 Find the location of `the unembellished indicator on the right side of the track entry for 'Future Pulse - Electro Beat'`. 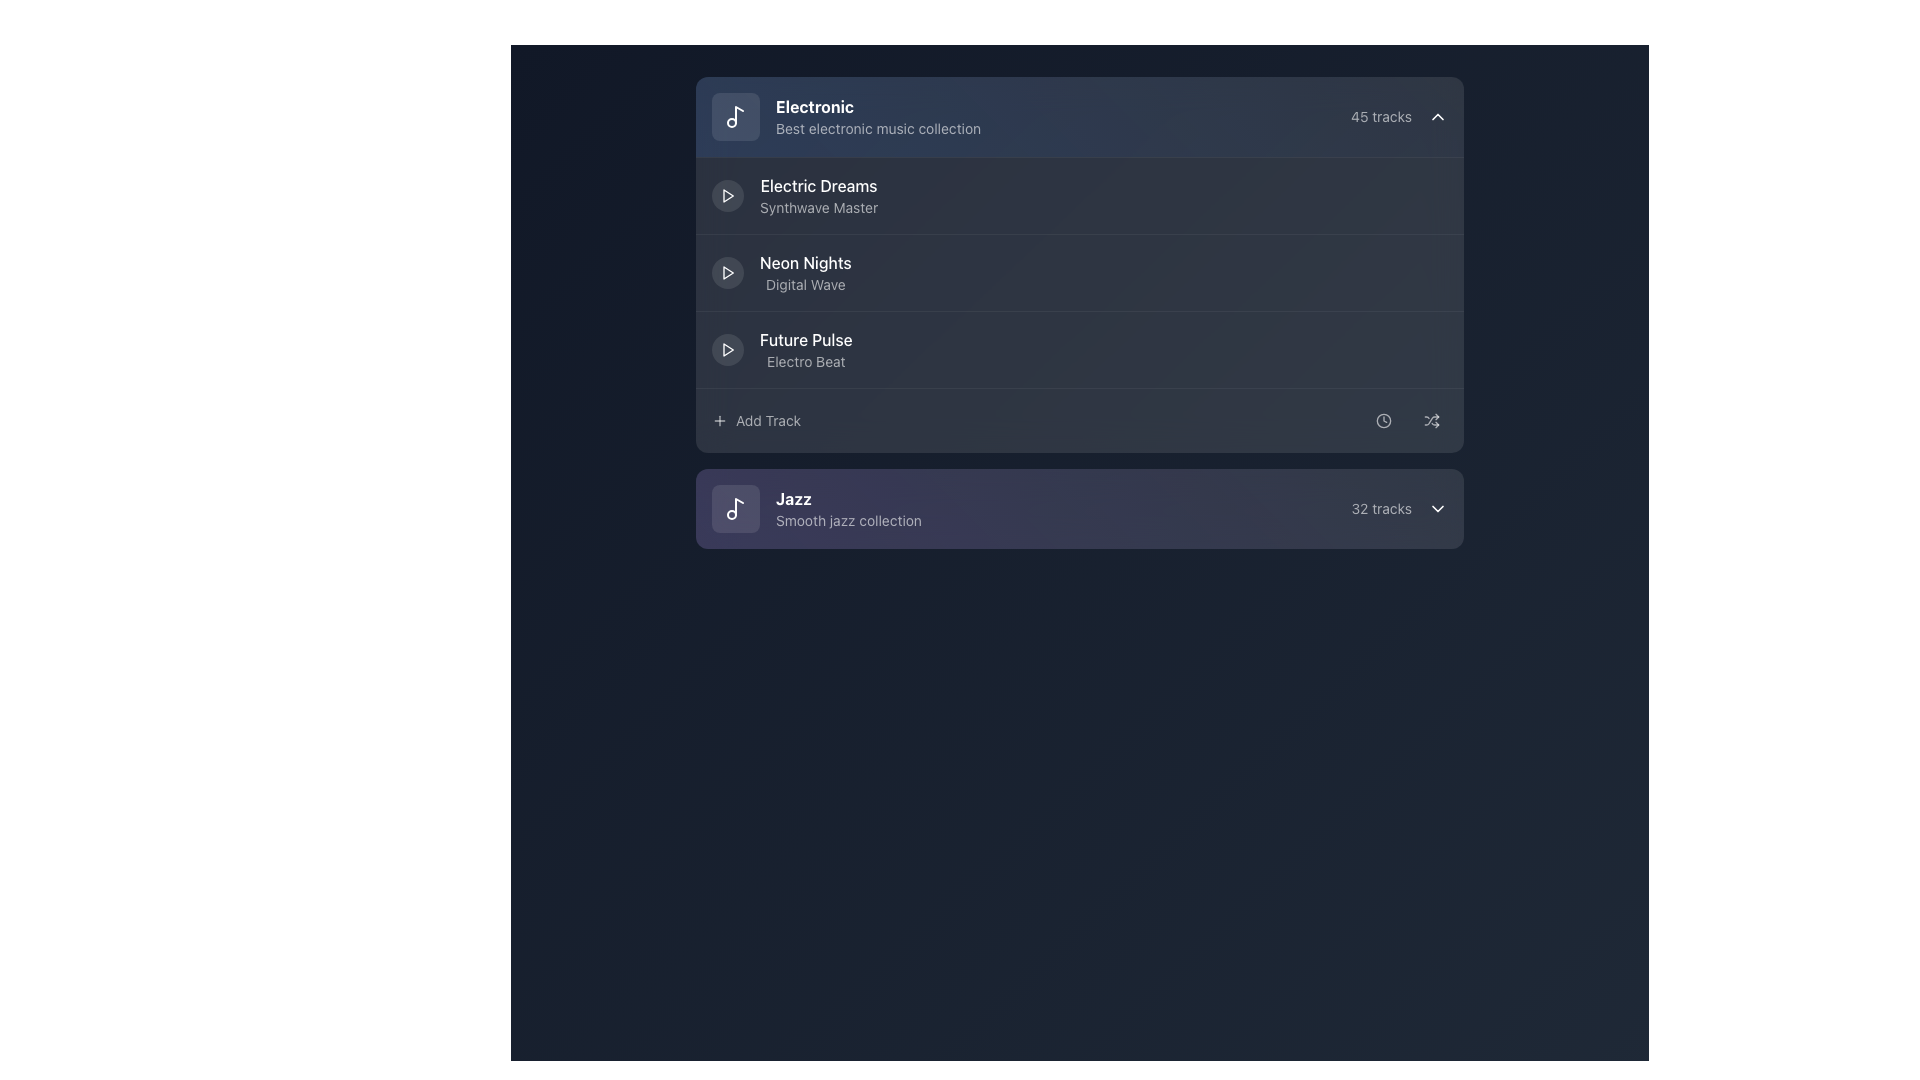

the unembellished indicator on the right side of the track entry for 'Future Pulse - Electro Beat' is located at coordinates (1384, 349).